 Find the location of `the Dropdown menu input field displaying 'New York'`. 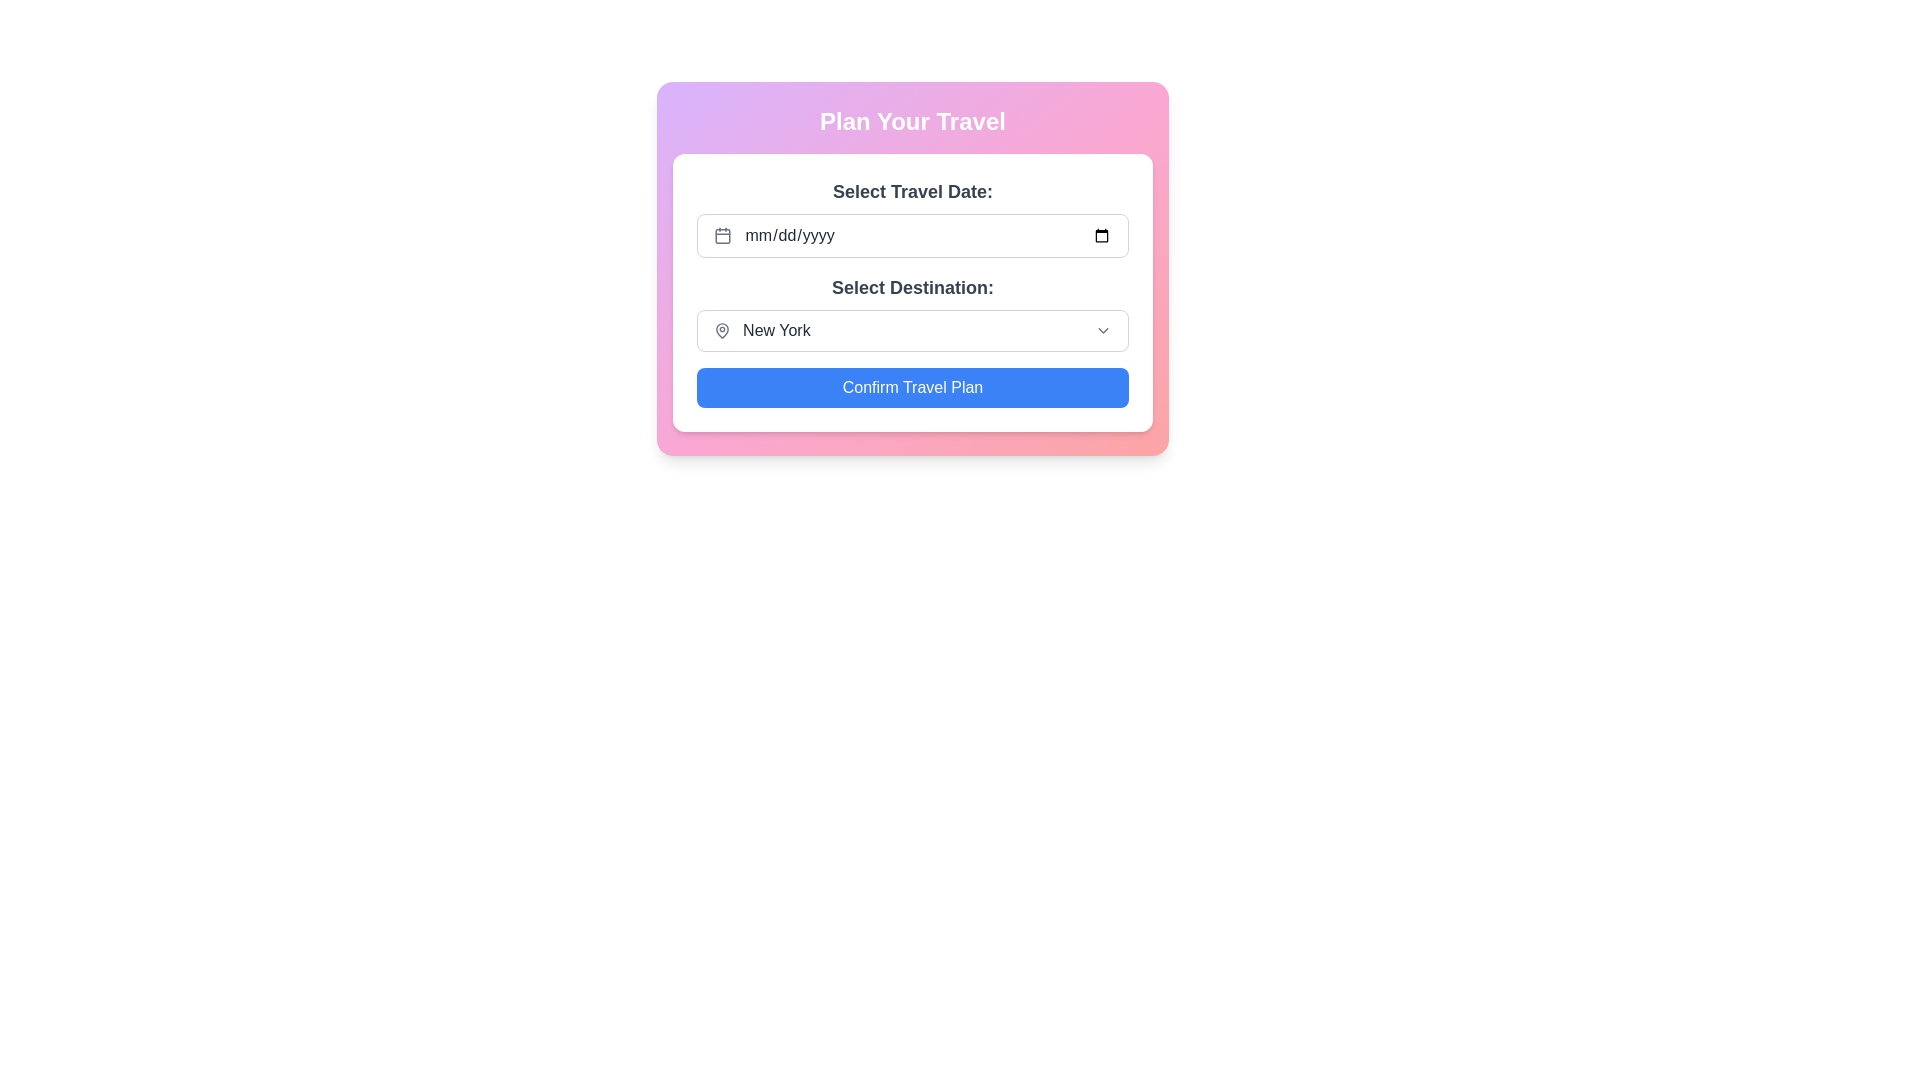

the Dropdown menu input field displaying 'New York' is located at coordinates (911, 330).